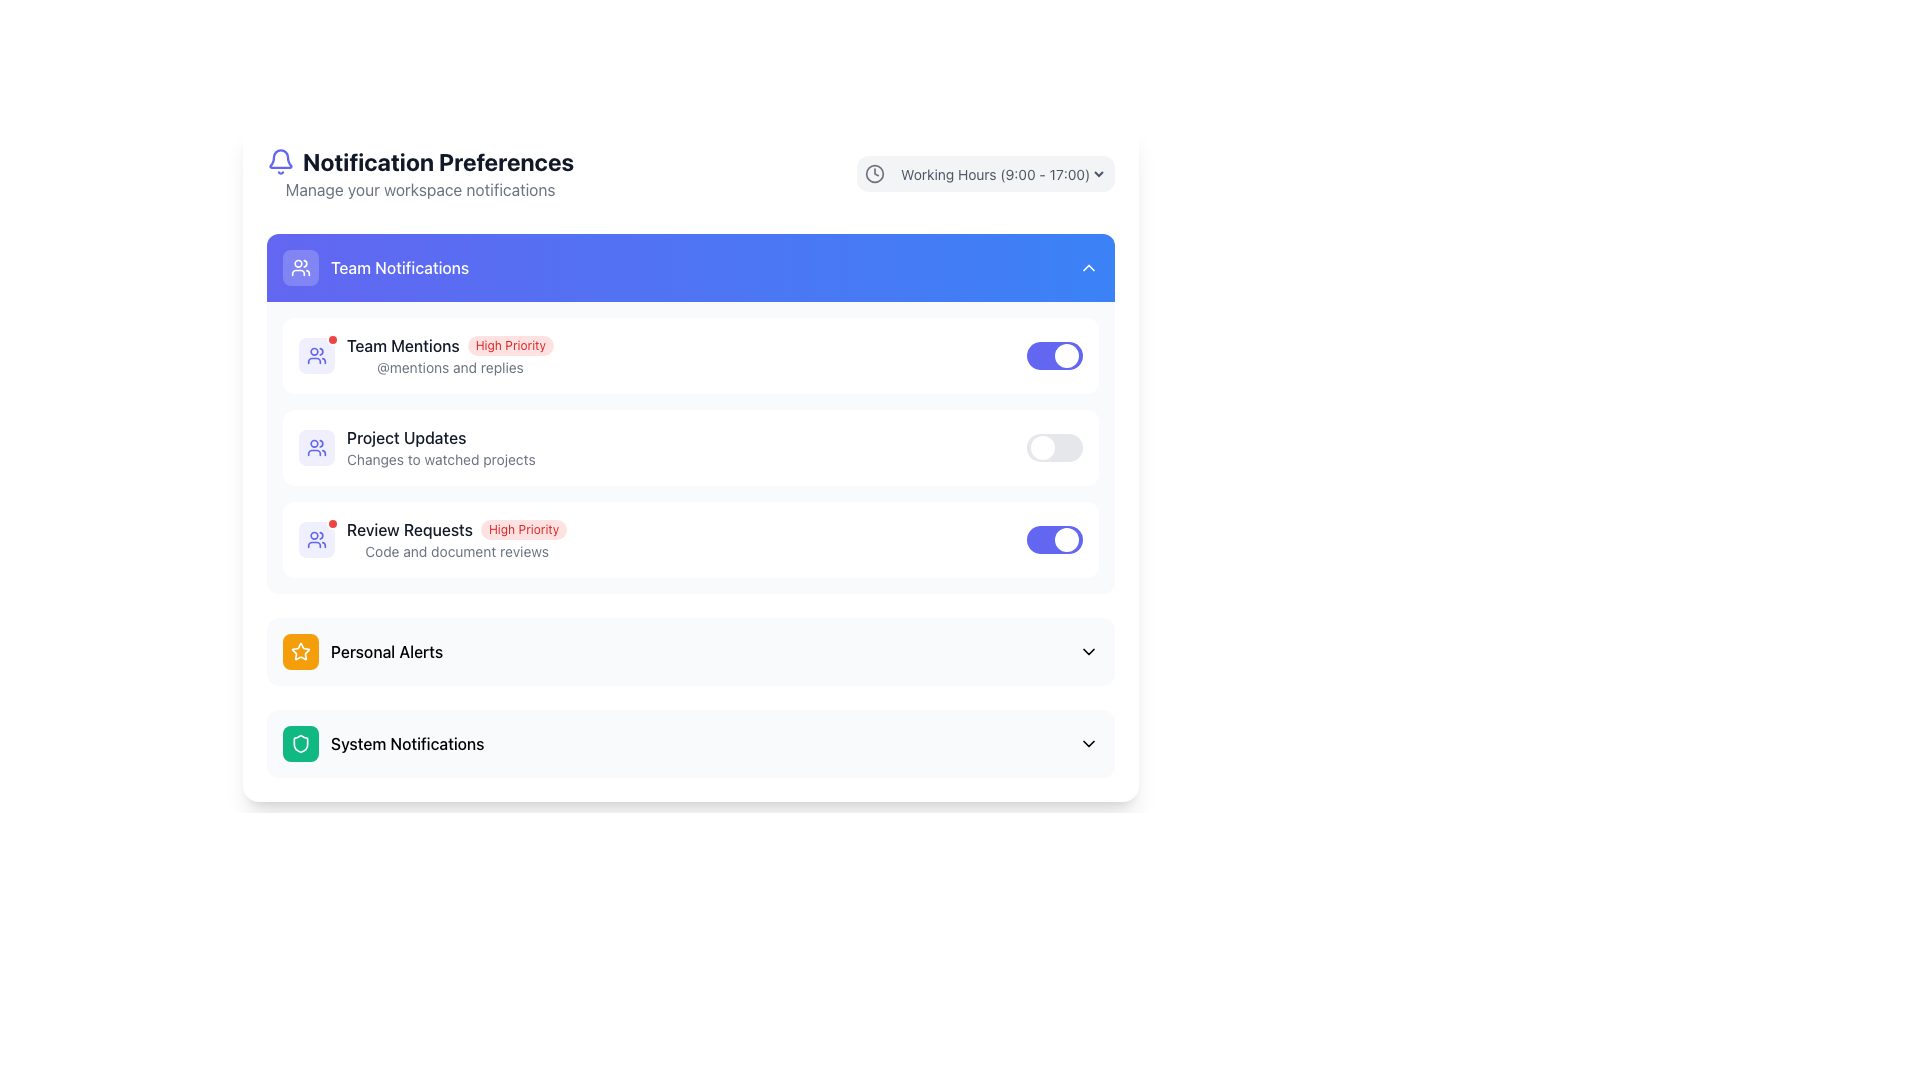 Image resolution: width=1920 pixels, height=1080 pixels. Describe the element at coordinates (440, 437) in the screenshot. I see `the second text label in the 'Team Notifications' section, indicating project updates` at that location.